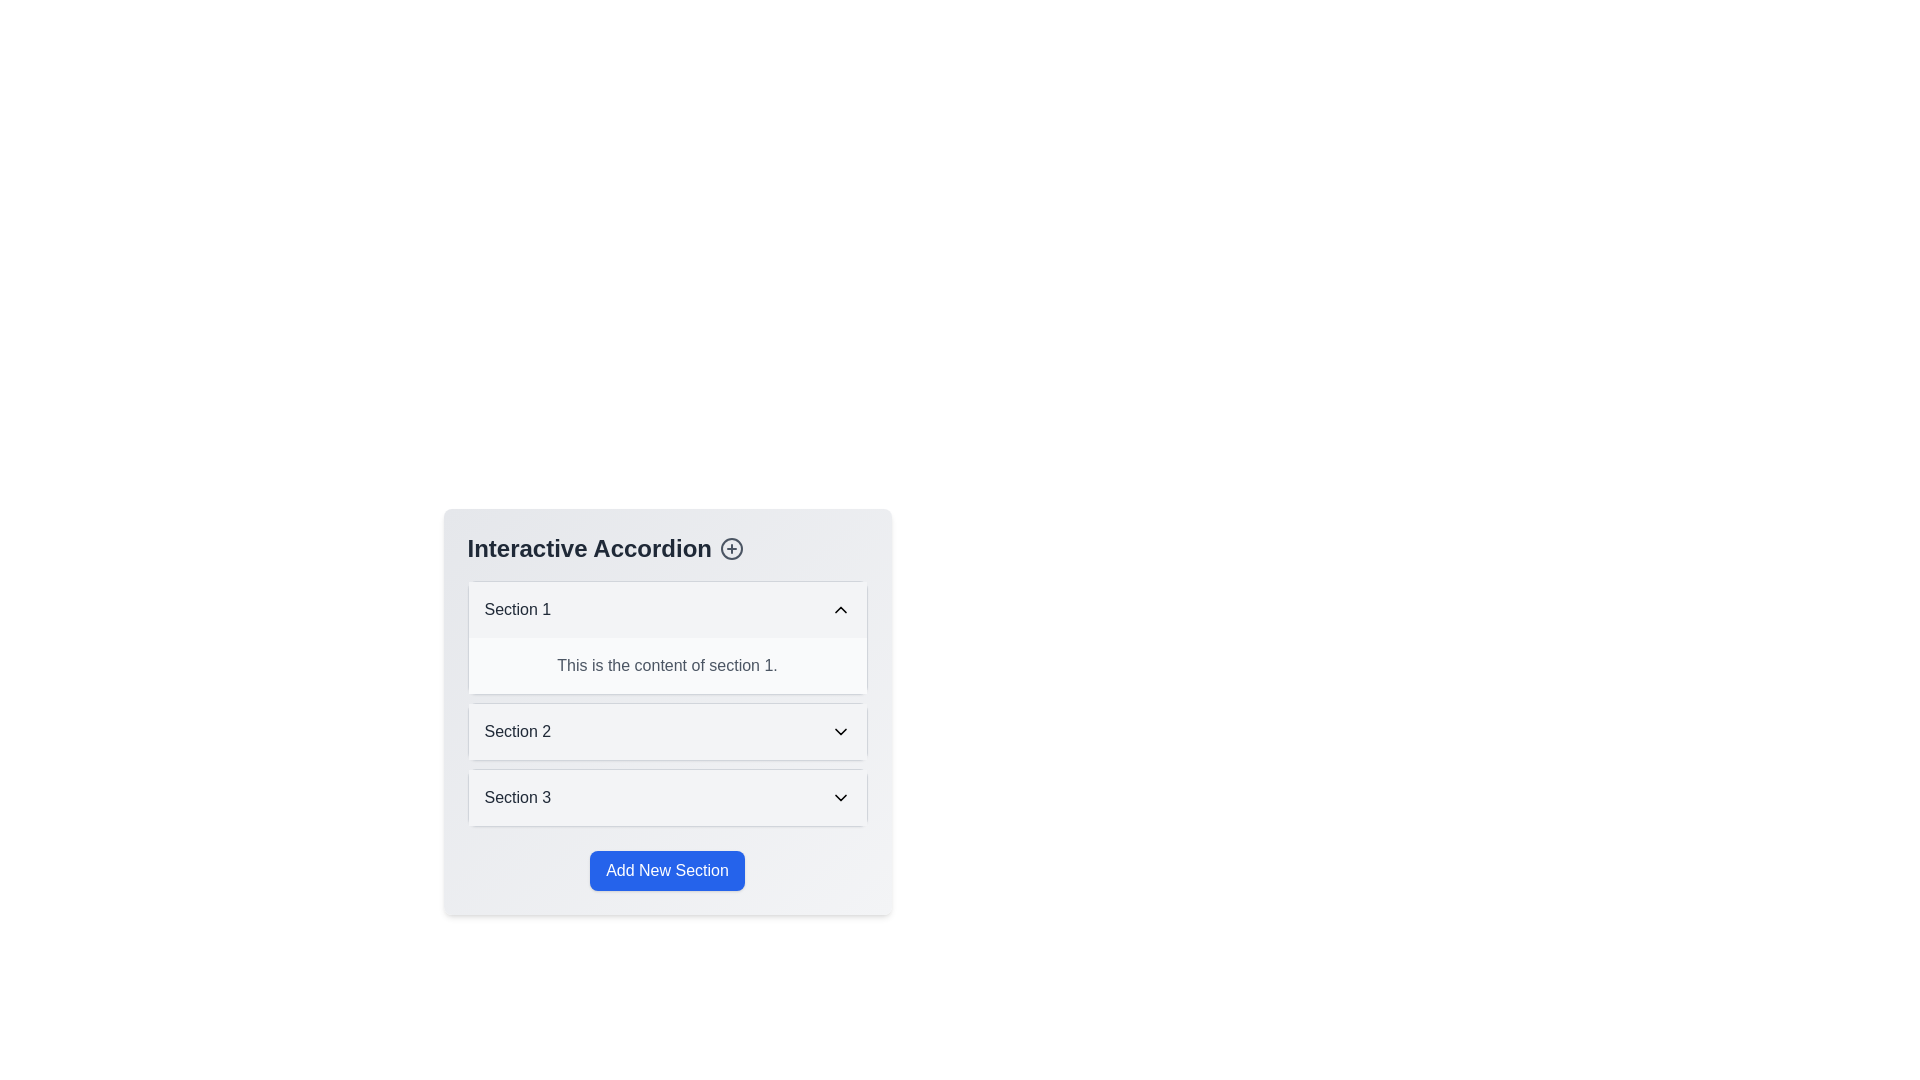  What do you see at coordinates (517, 732) in the screenshot?
I see `the static text label displaying 'Section 2', which is a bold, dark gray text aligned to the left within a light gray rectangular area` at bounding box center [517, 732].